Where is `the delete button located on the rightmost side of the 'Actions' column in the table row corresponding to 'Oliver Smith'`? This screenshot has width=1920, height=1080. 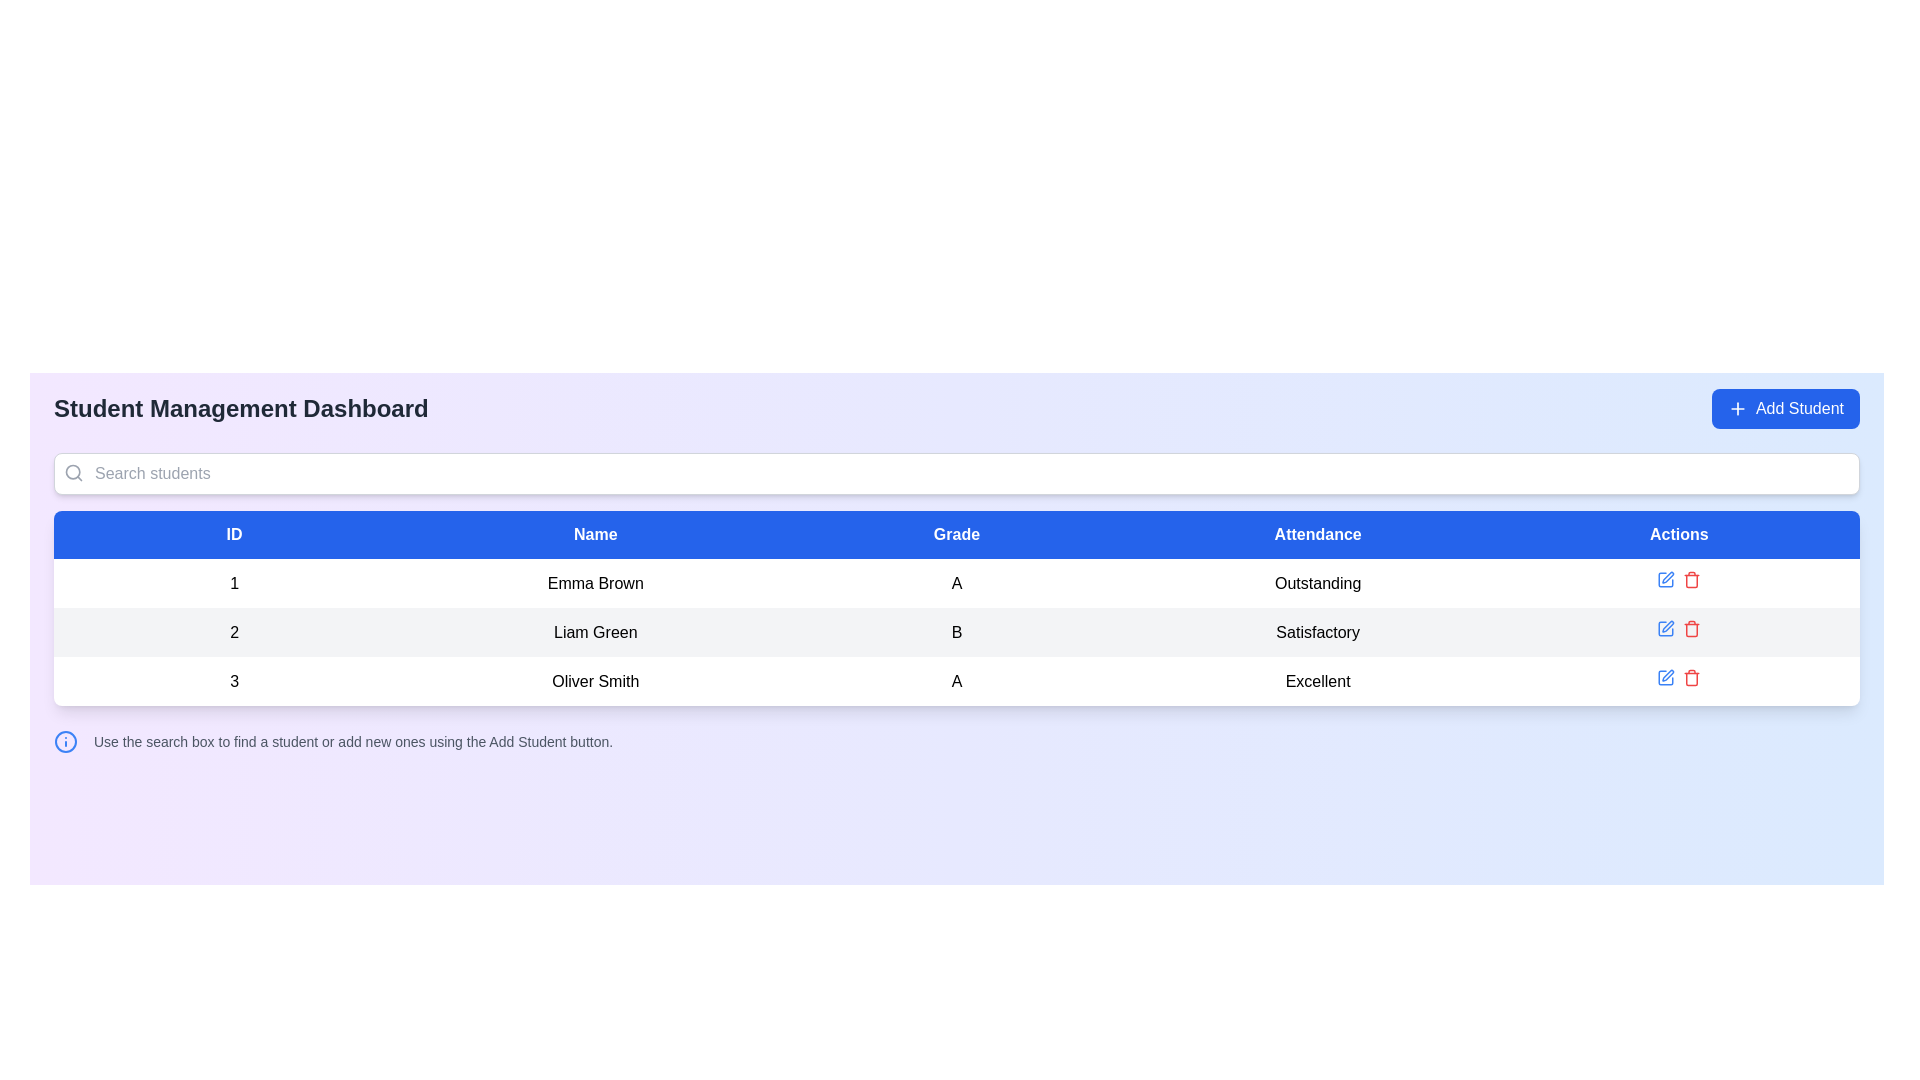
the delete button located on the rightmost side of the 'Actions' column in the table row corresponding to 'Oliver Smith' is located at coordinates (1691, 677).